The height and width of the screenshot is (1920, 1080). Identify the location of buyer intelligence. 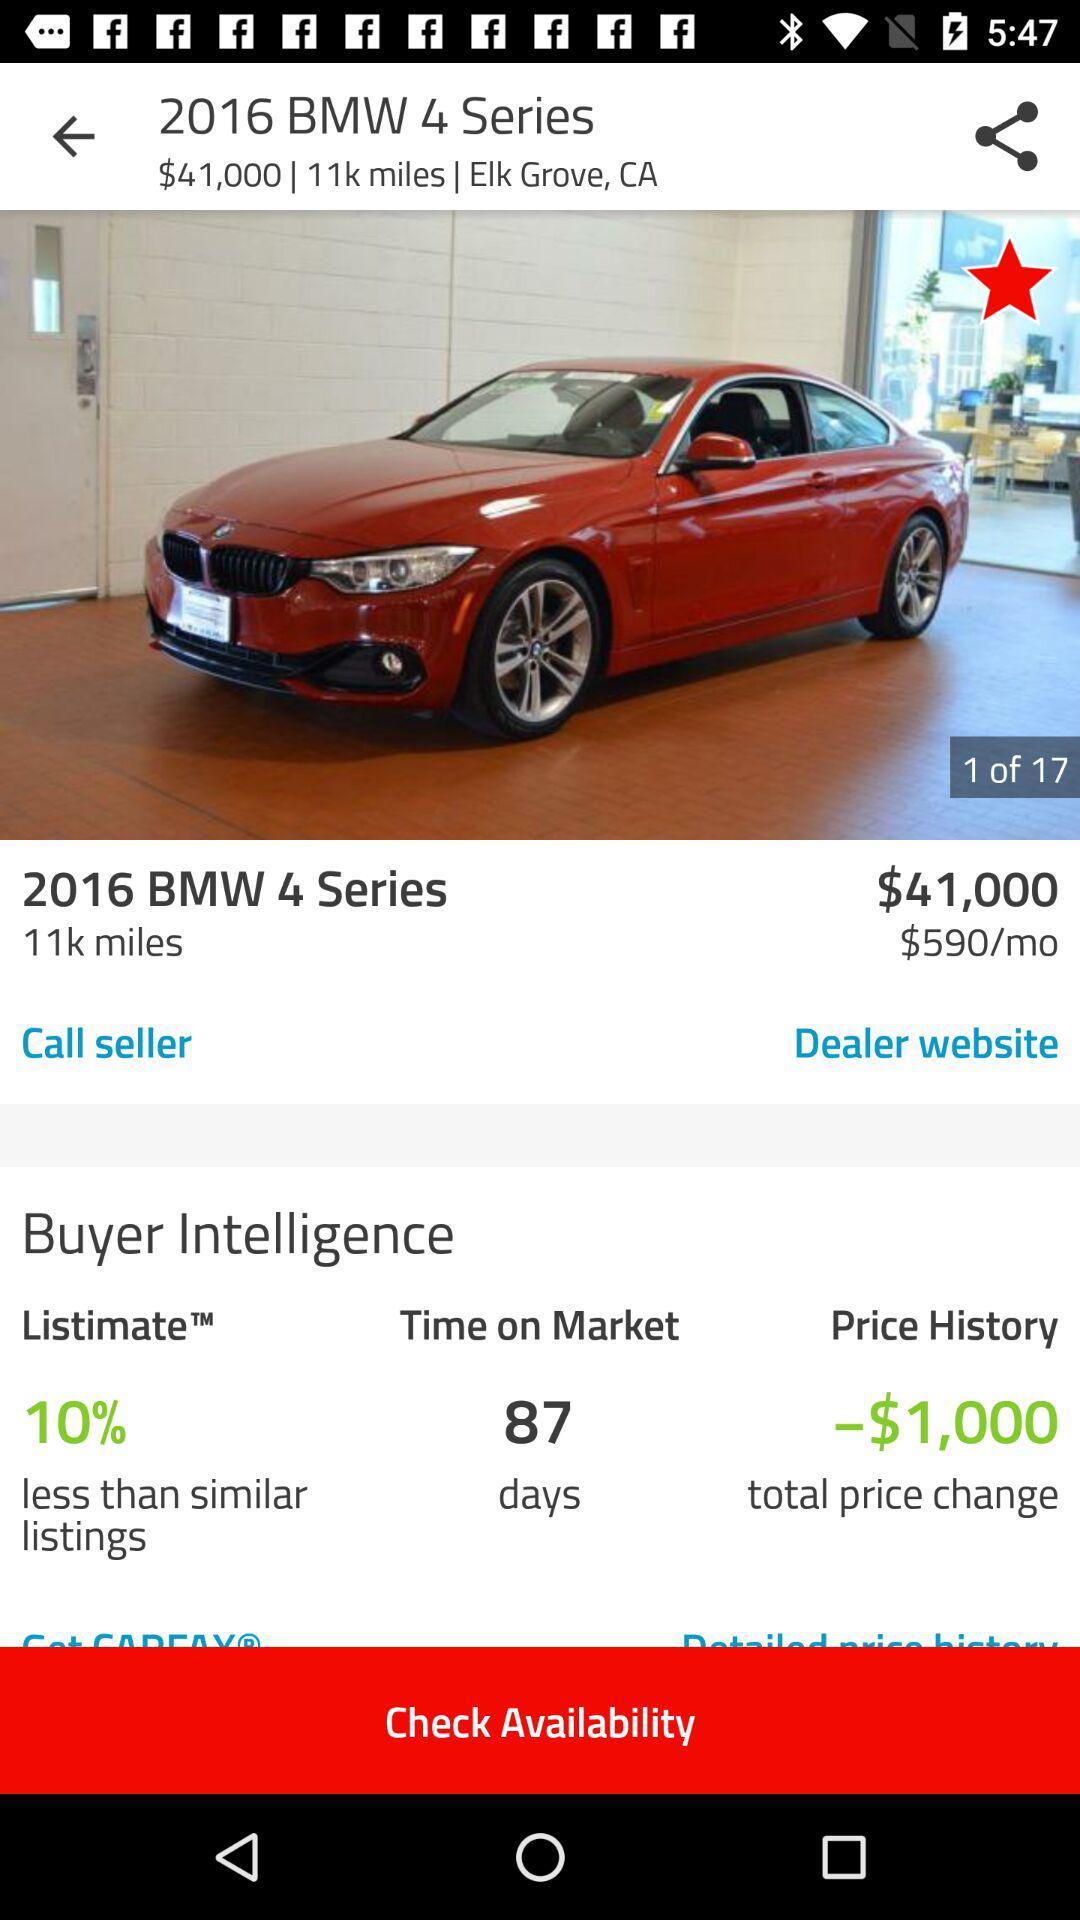
(540, 1228).